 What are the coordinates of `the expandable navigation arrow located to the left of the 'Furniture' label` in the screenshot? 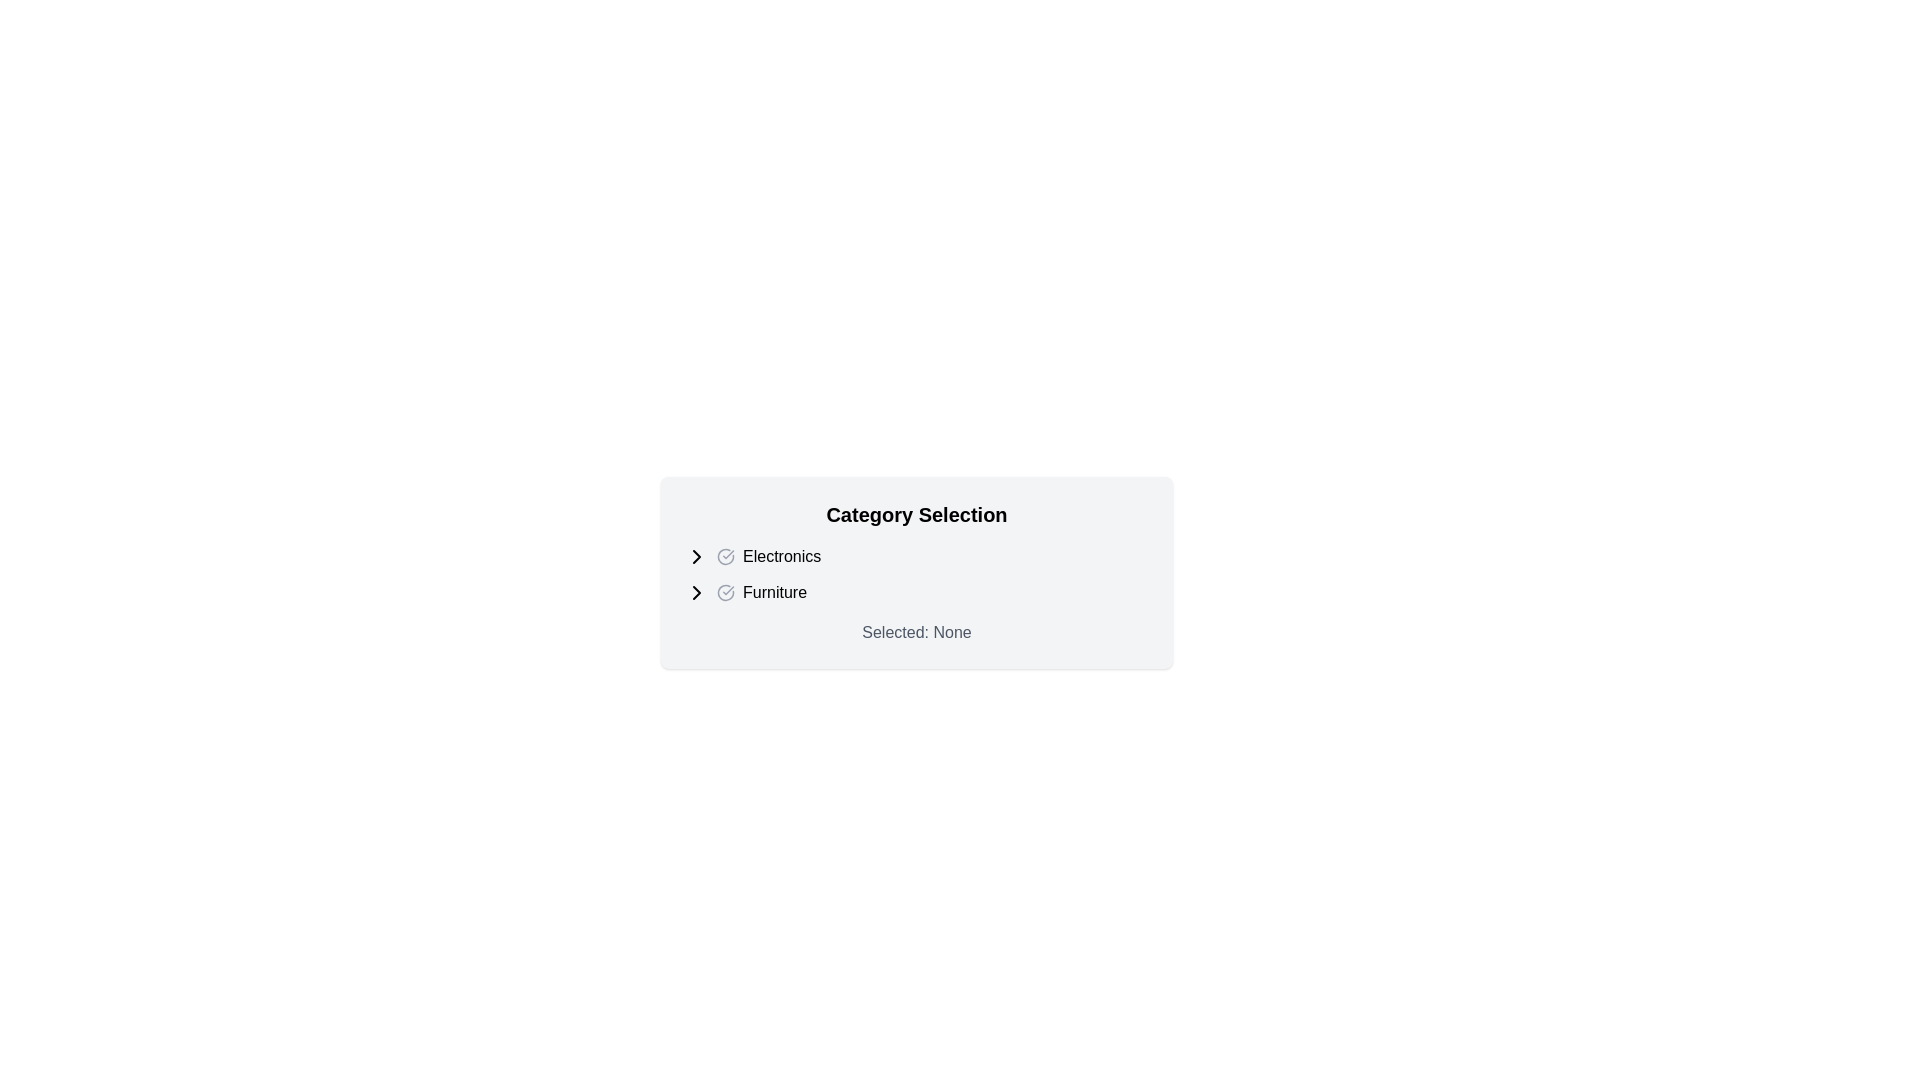 It's located at (696, 592).